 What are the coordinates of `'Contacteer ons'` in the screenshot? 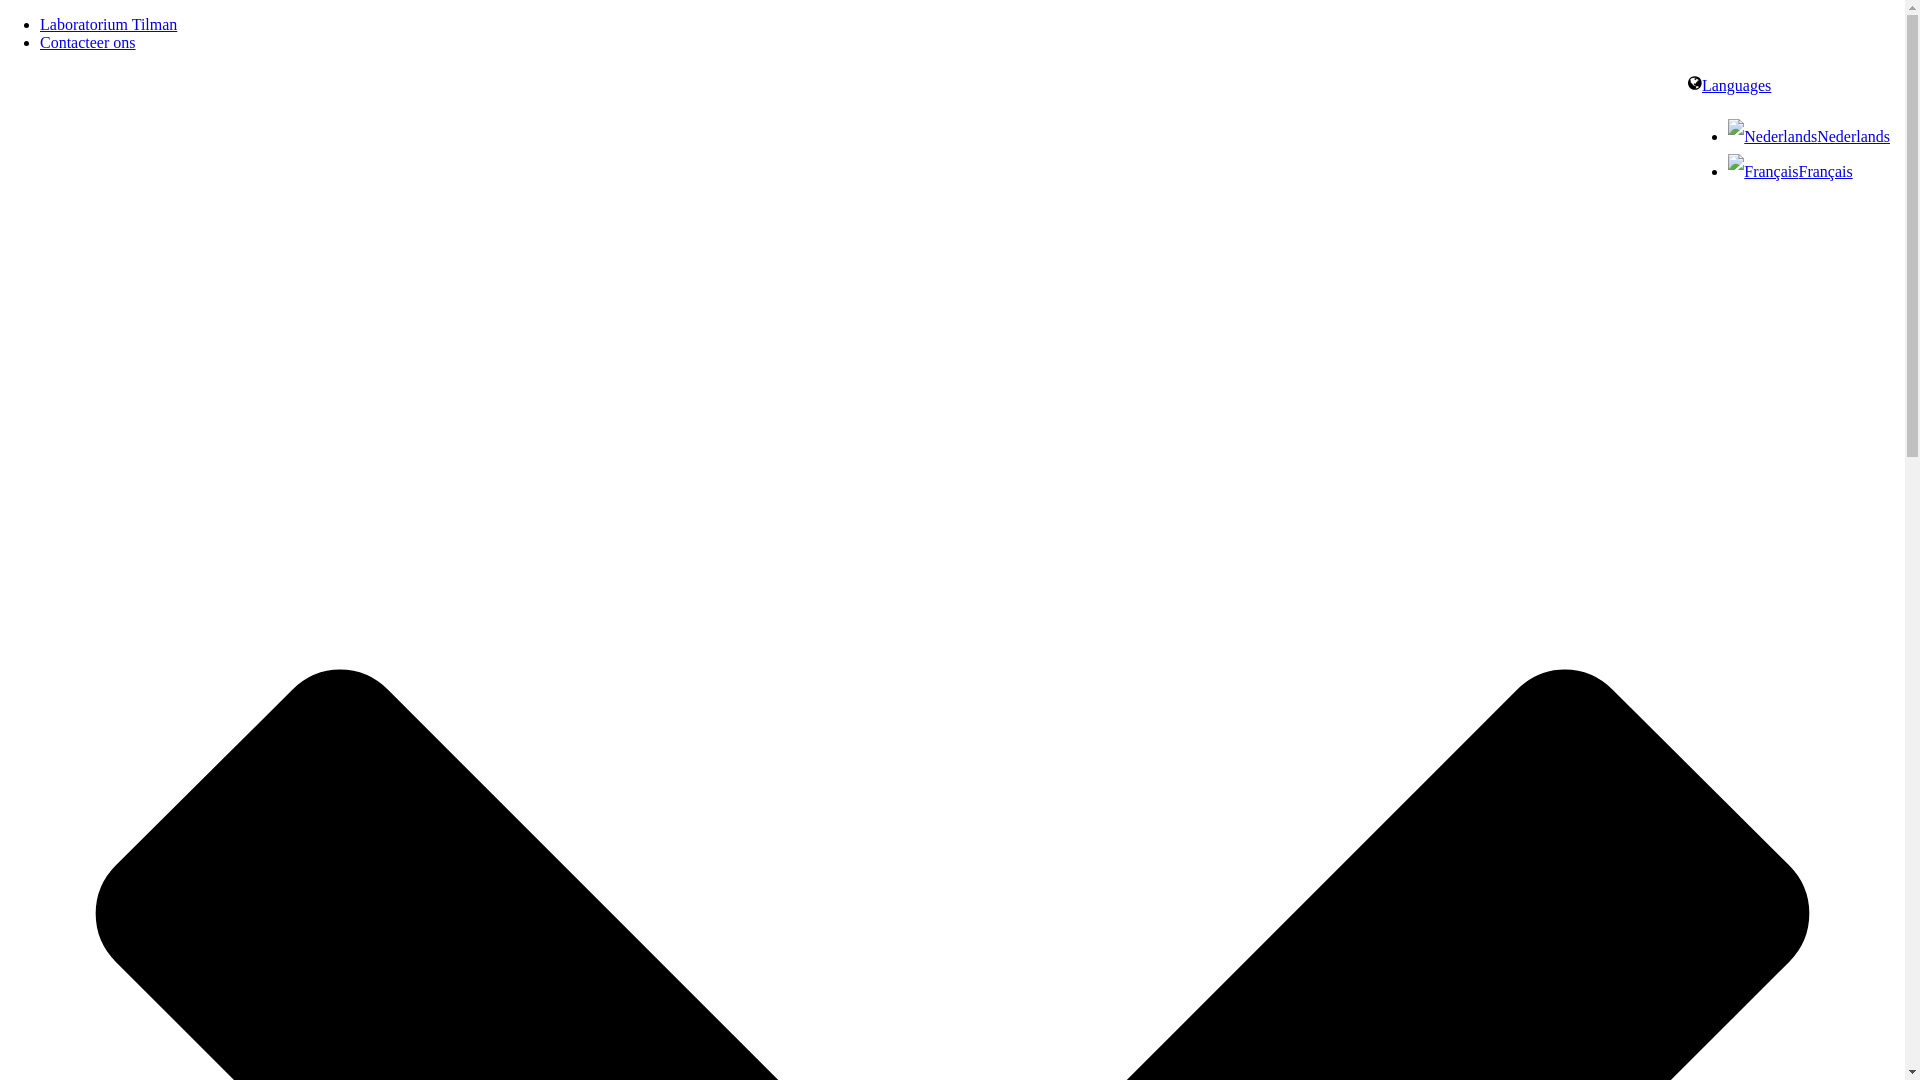 It's located at (39, 42).